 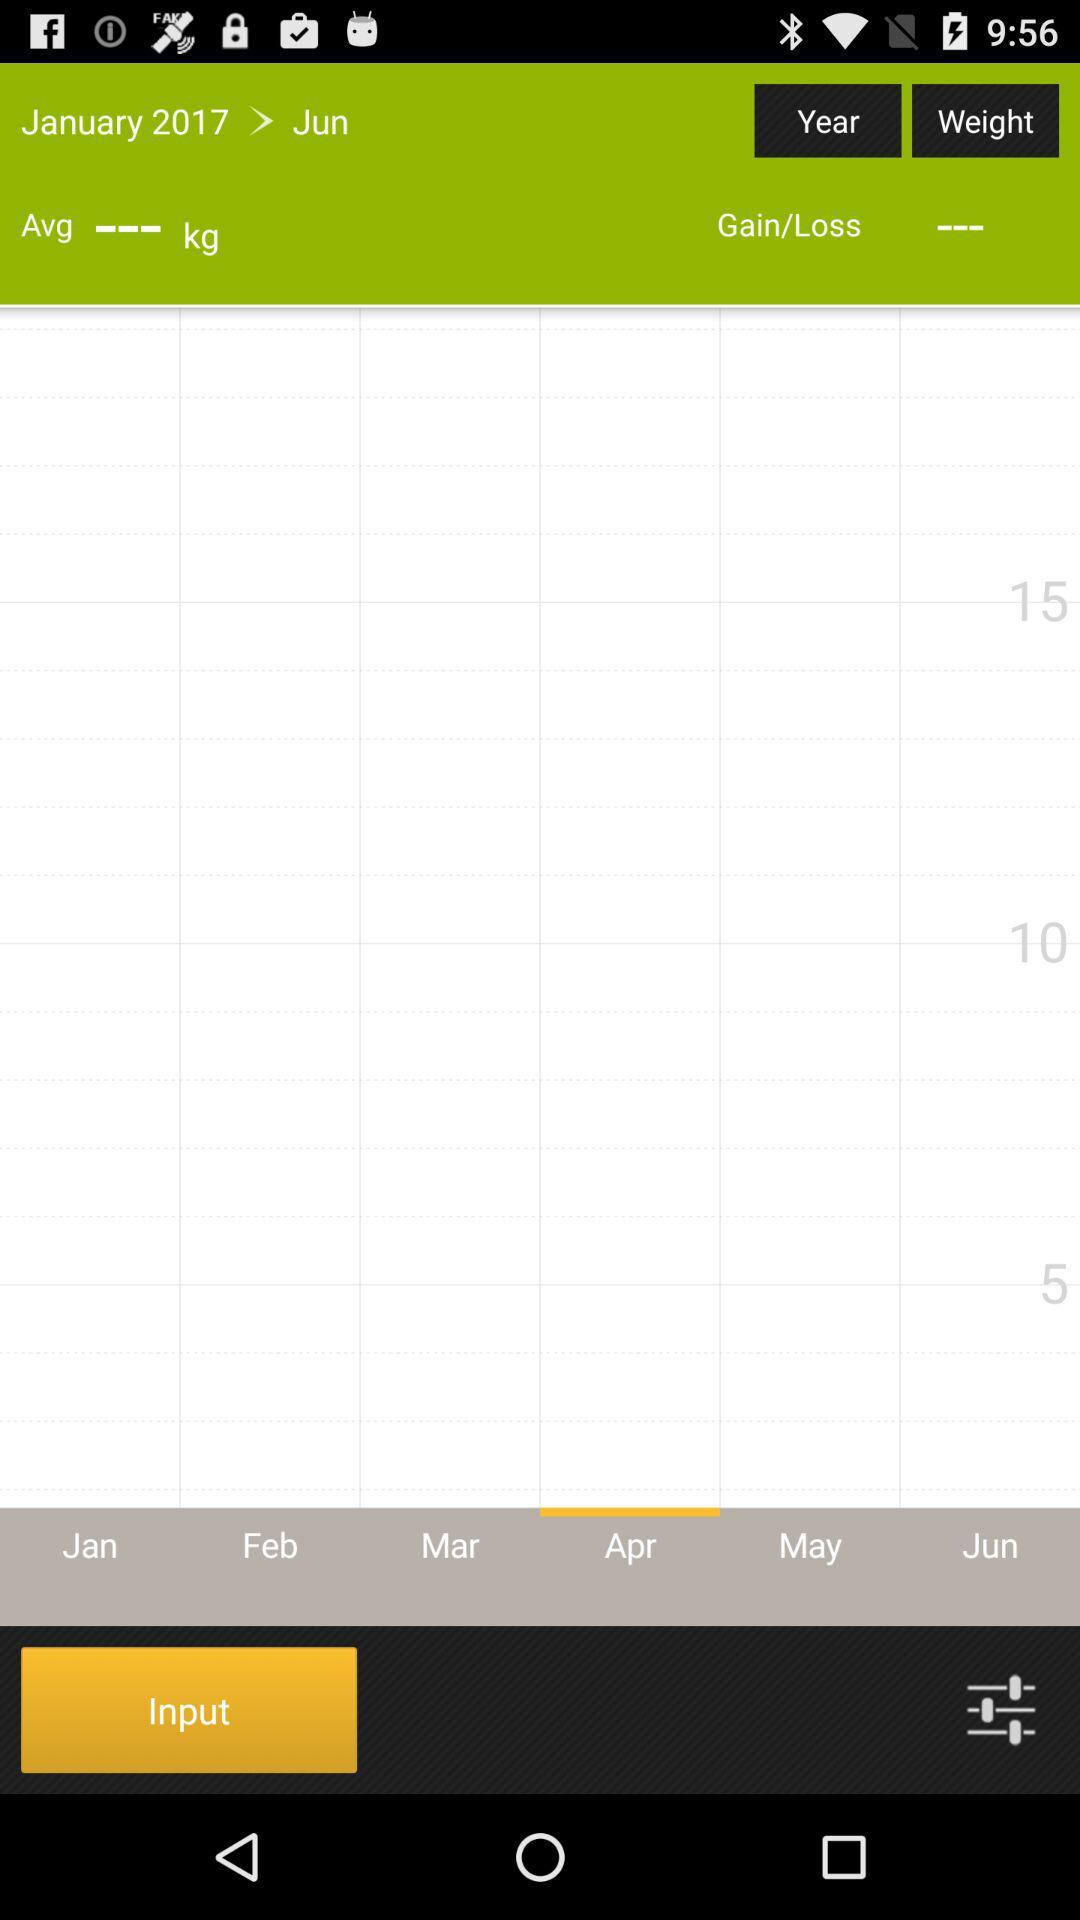 What do you see at coordinates (189, 1708) in the screenshot?
I see `item at the bottom left corner` at bounding box center [189, 1708].